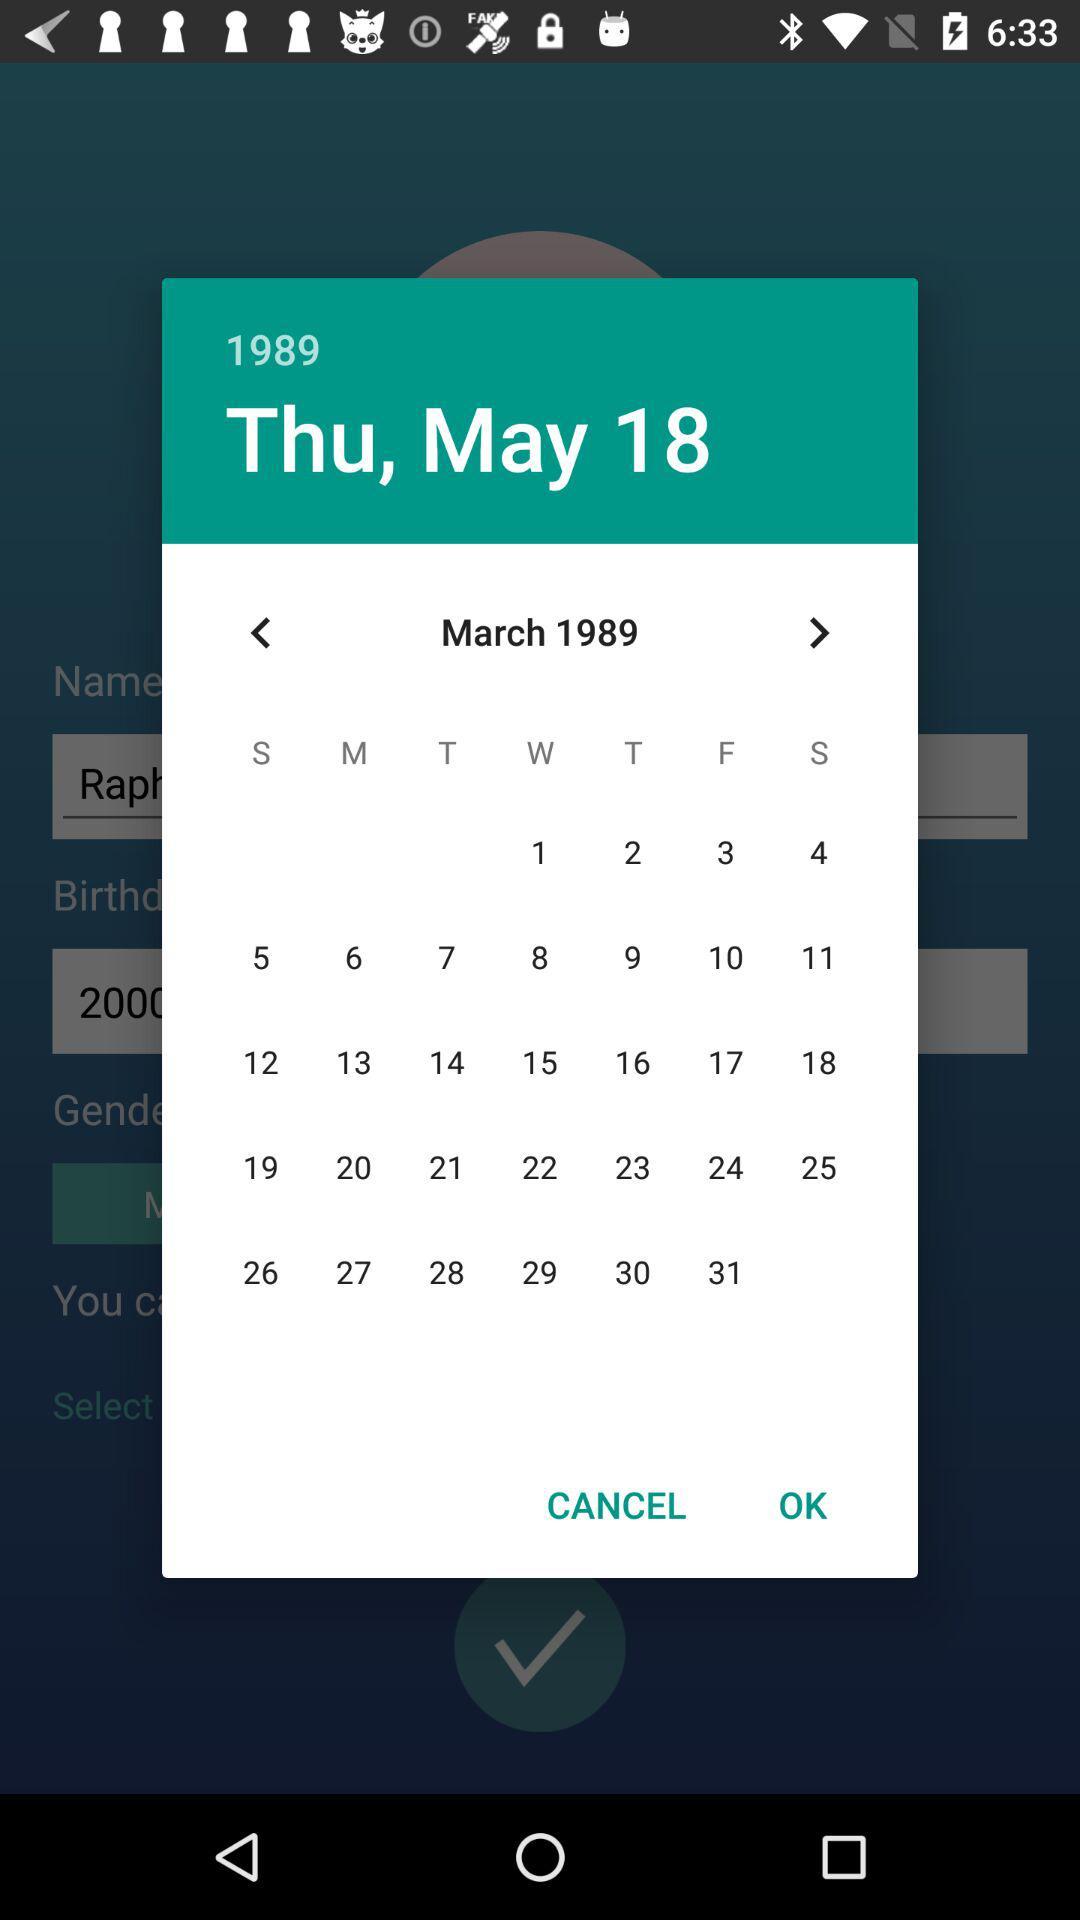  What do you see at coordinates (469, 435) in the screenshot?
I see `app below the 1989` at bounding box center [469, 435].